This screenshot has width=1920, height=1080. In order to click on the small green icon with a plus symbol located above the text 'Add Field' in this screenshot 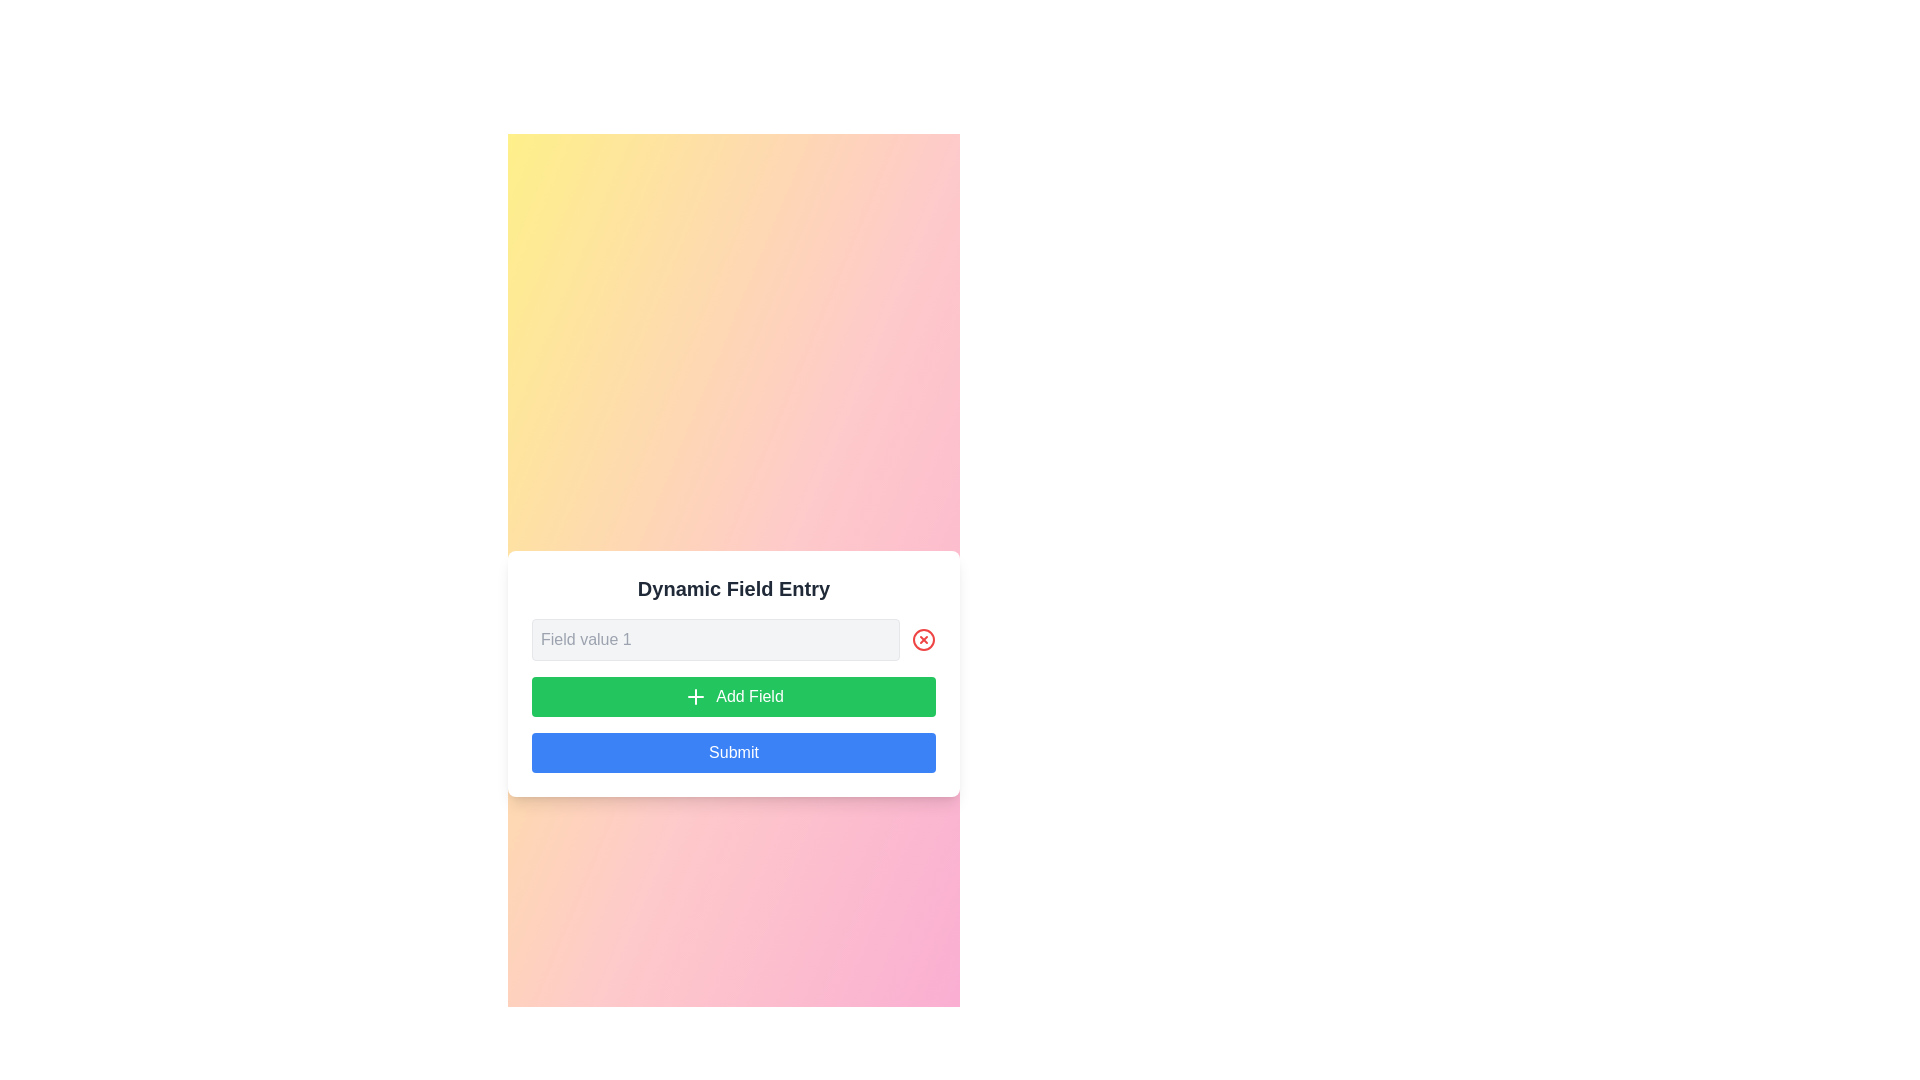, I will do `click(696, 696)`.